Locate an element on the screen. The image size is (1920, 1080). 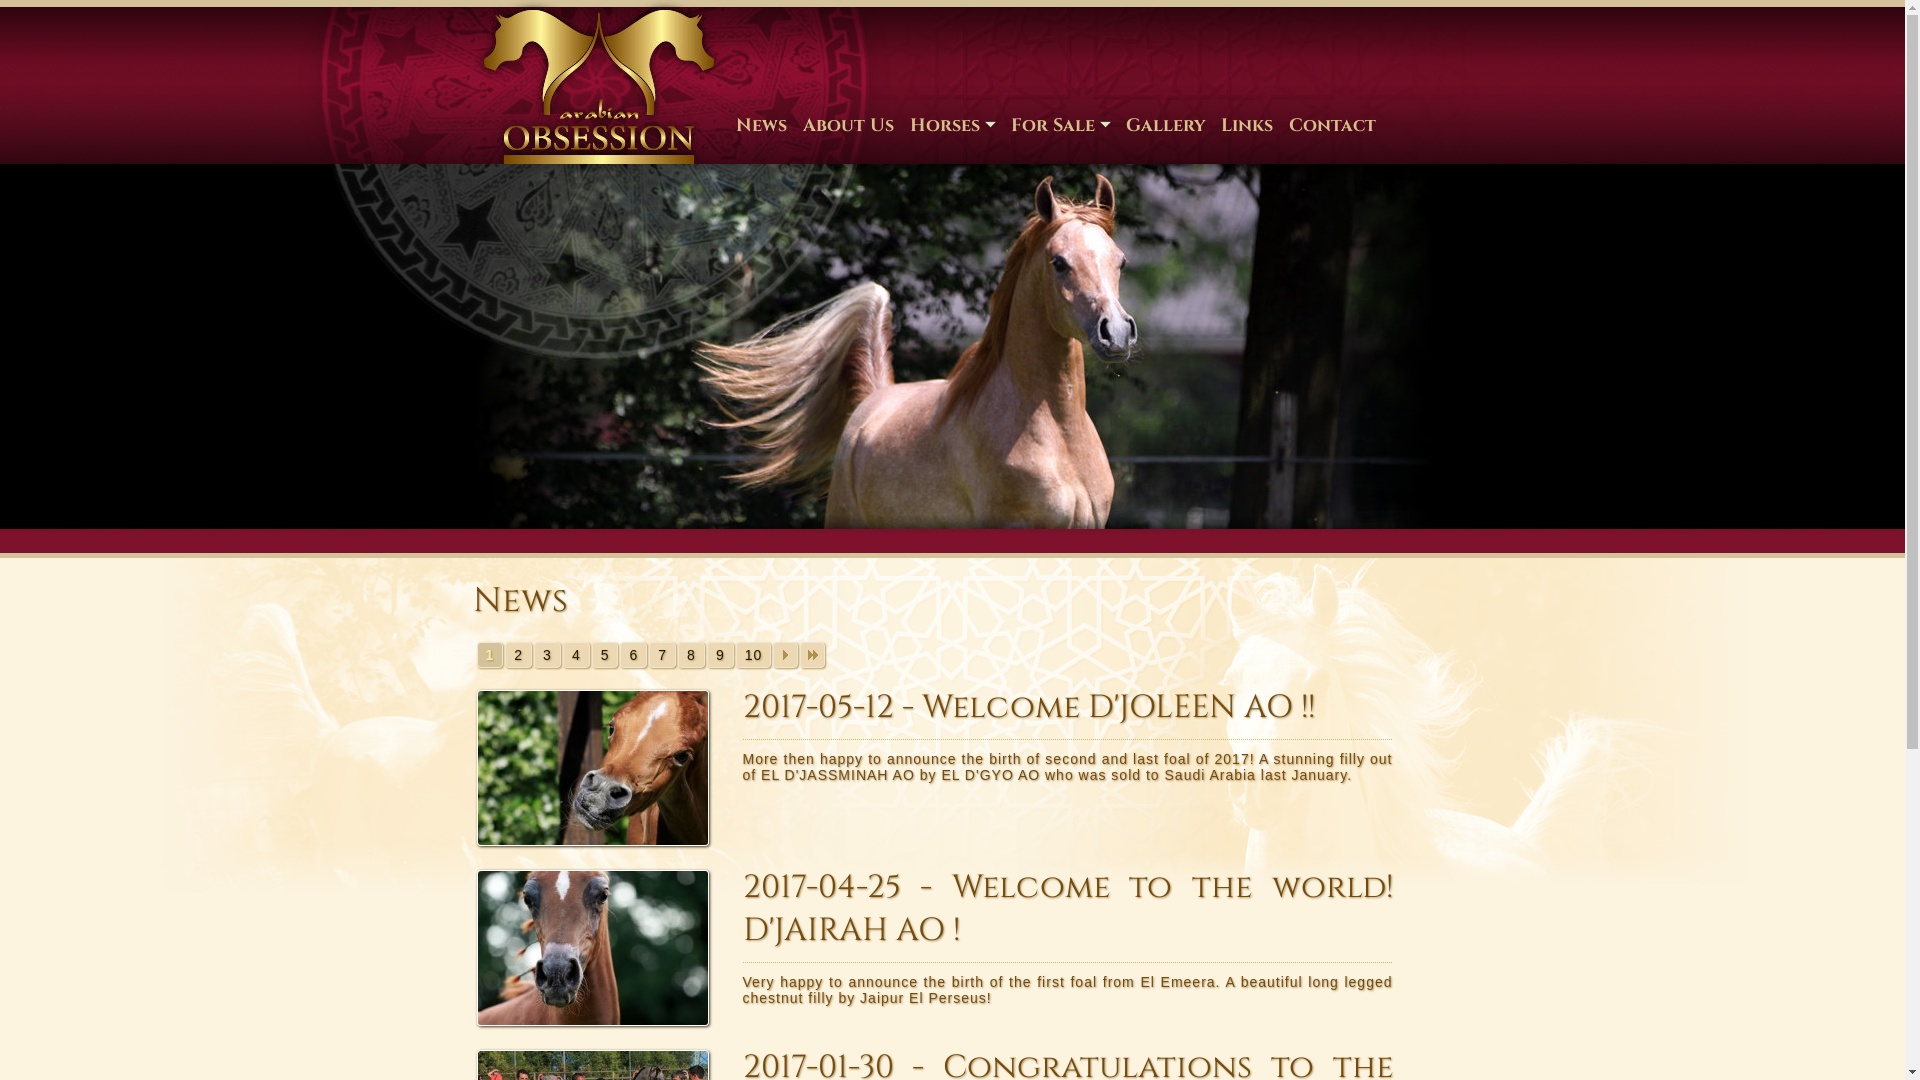
'4' is located at coordinates (561, 655).